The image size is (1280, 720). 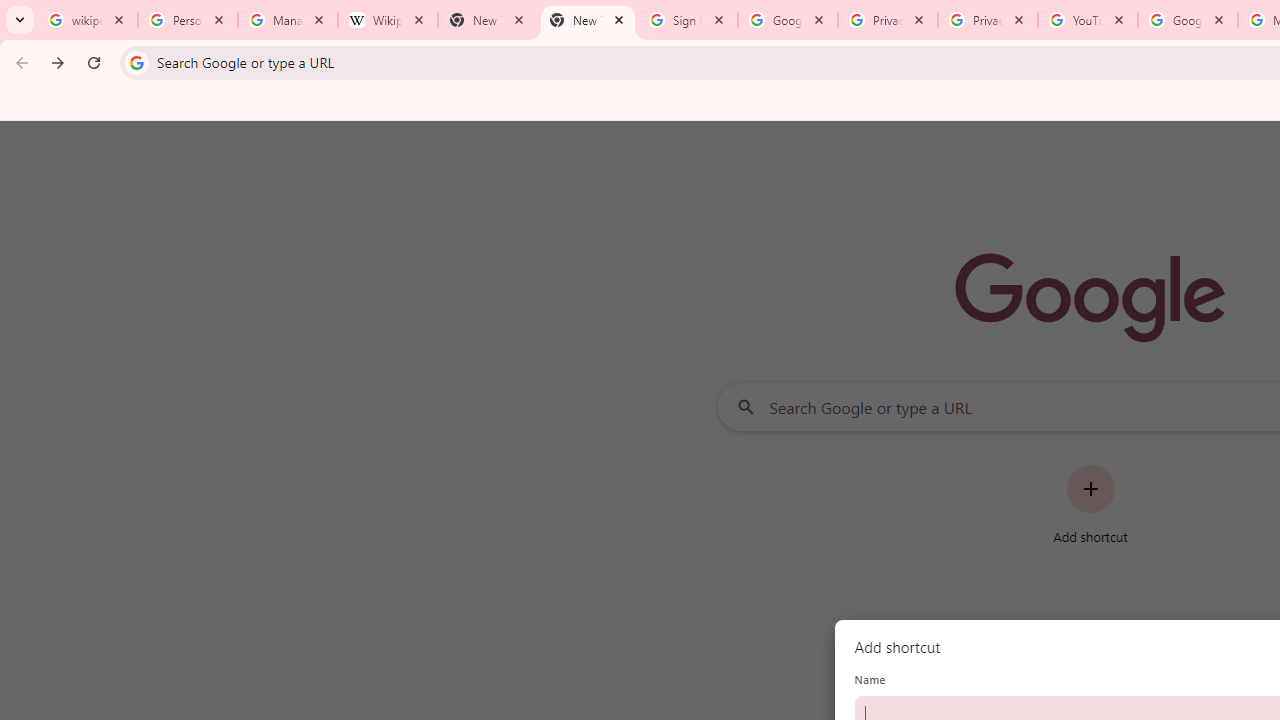 What do you see at coordinates (188, 20) in the screenshot?
I see `'Personalization & Google Search results - Google Search Help'` at bounding box center [188, 20].